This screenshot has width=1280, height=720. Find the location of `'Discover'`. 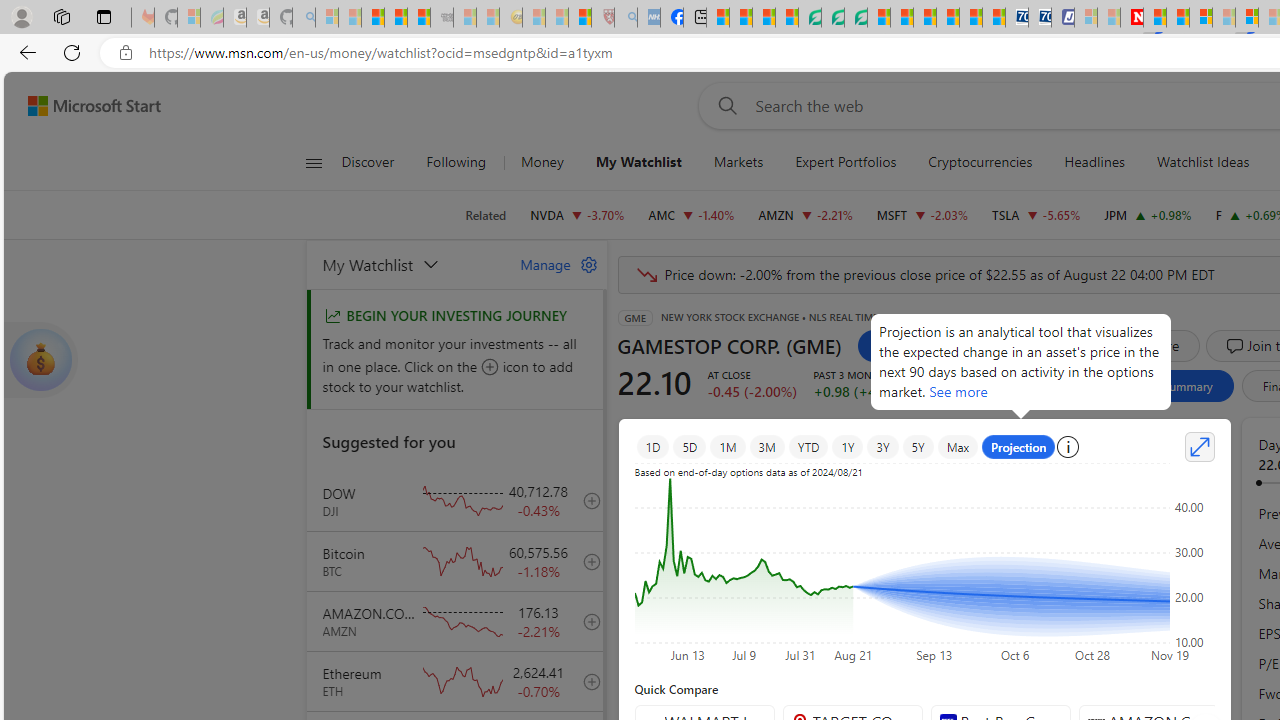

'Discover' is located at coordinates (375, 162).